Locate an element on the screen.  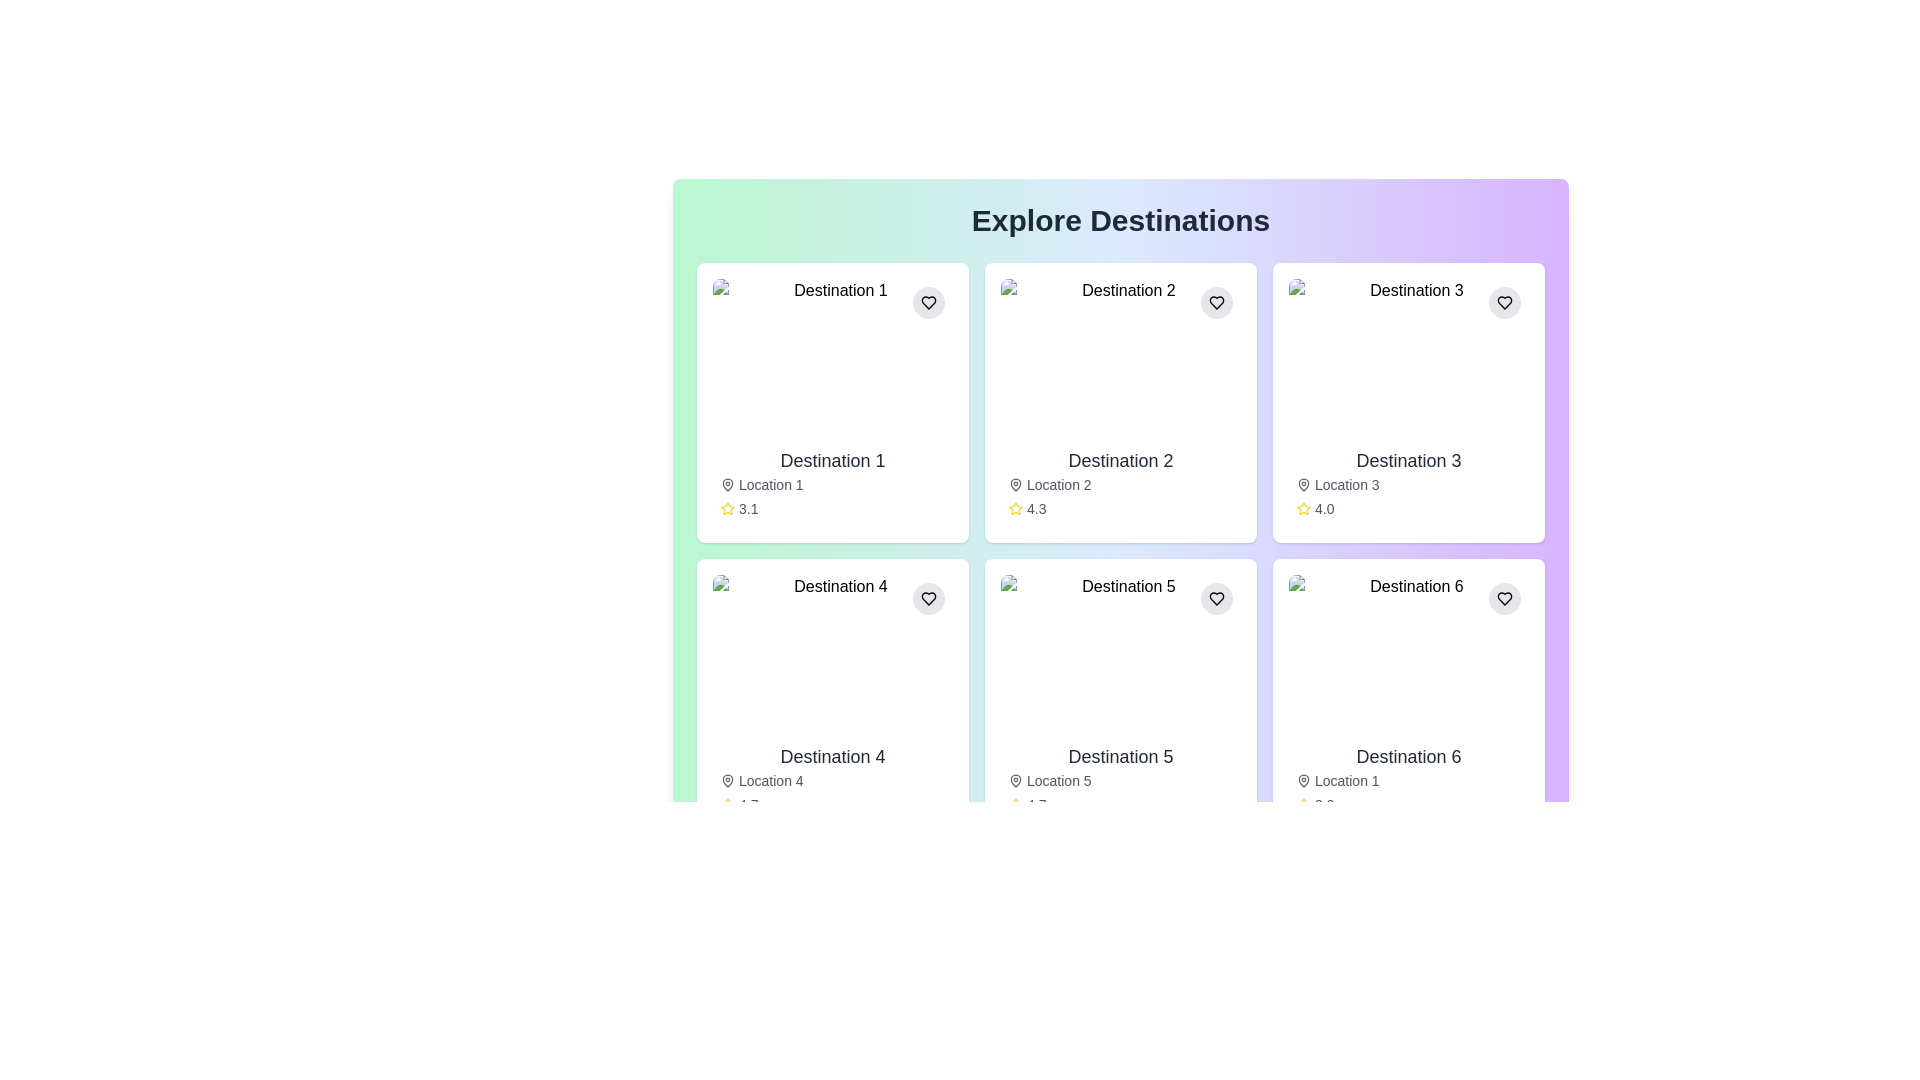
the rating icon for 'Destination 4' is located at coordinates (727, 803).